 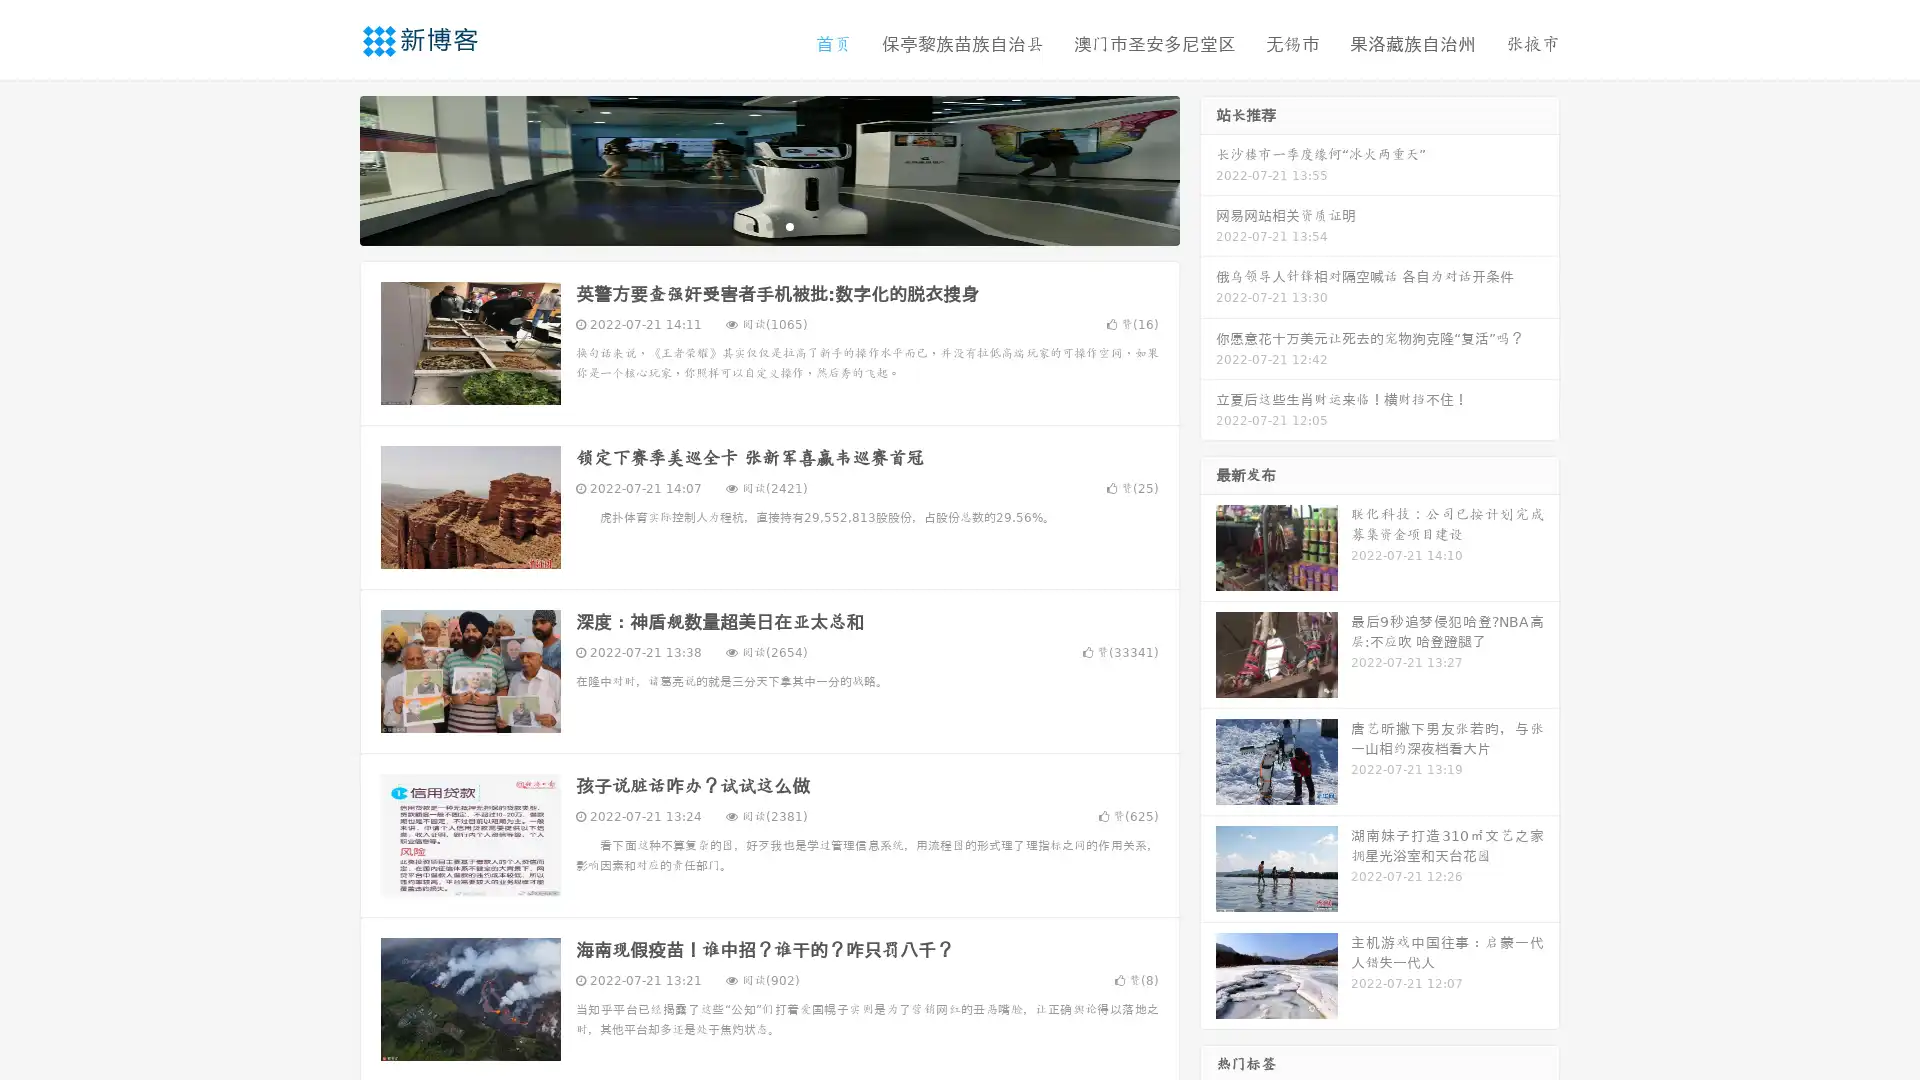 What do you see at coordinates (789, 225) in the screenshot?
I see `Go to slide 3` at bounding box center [789, 225].